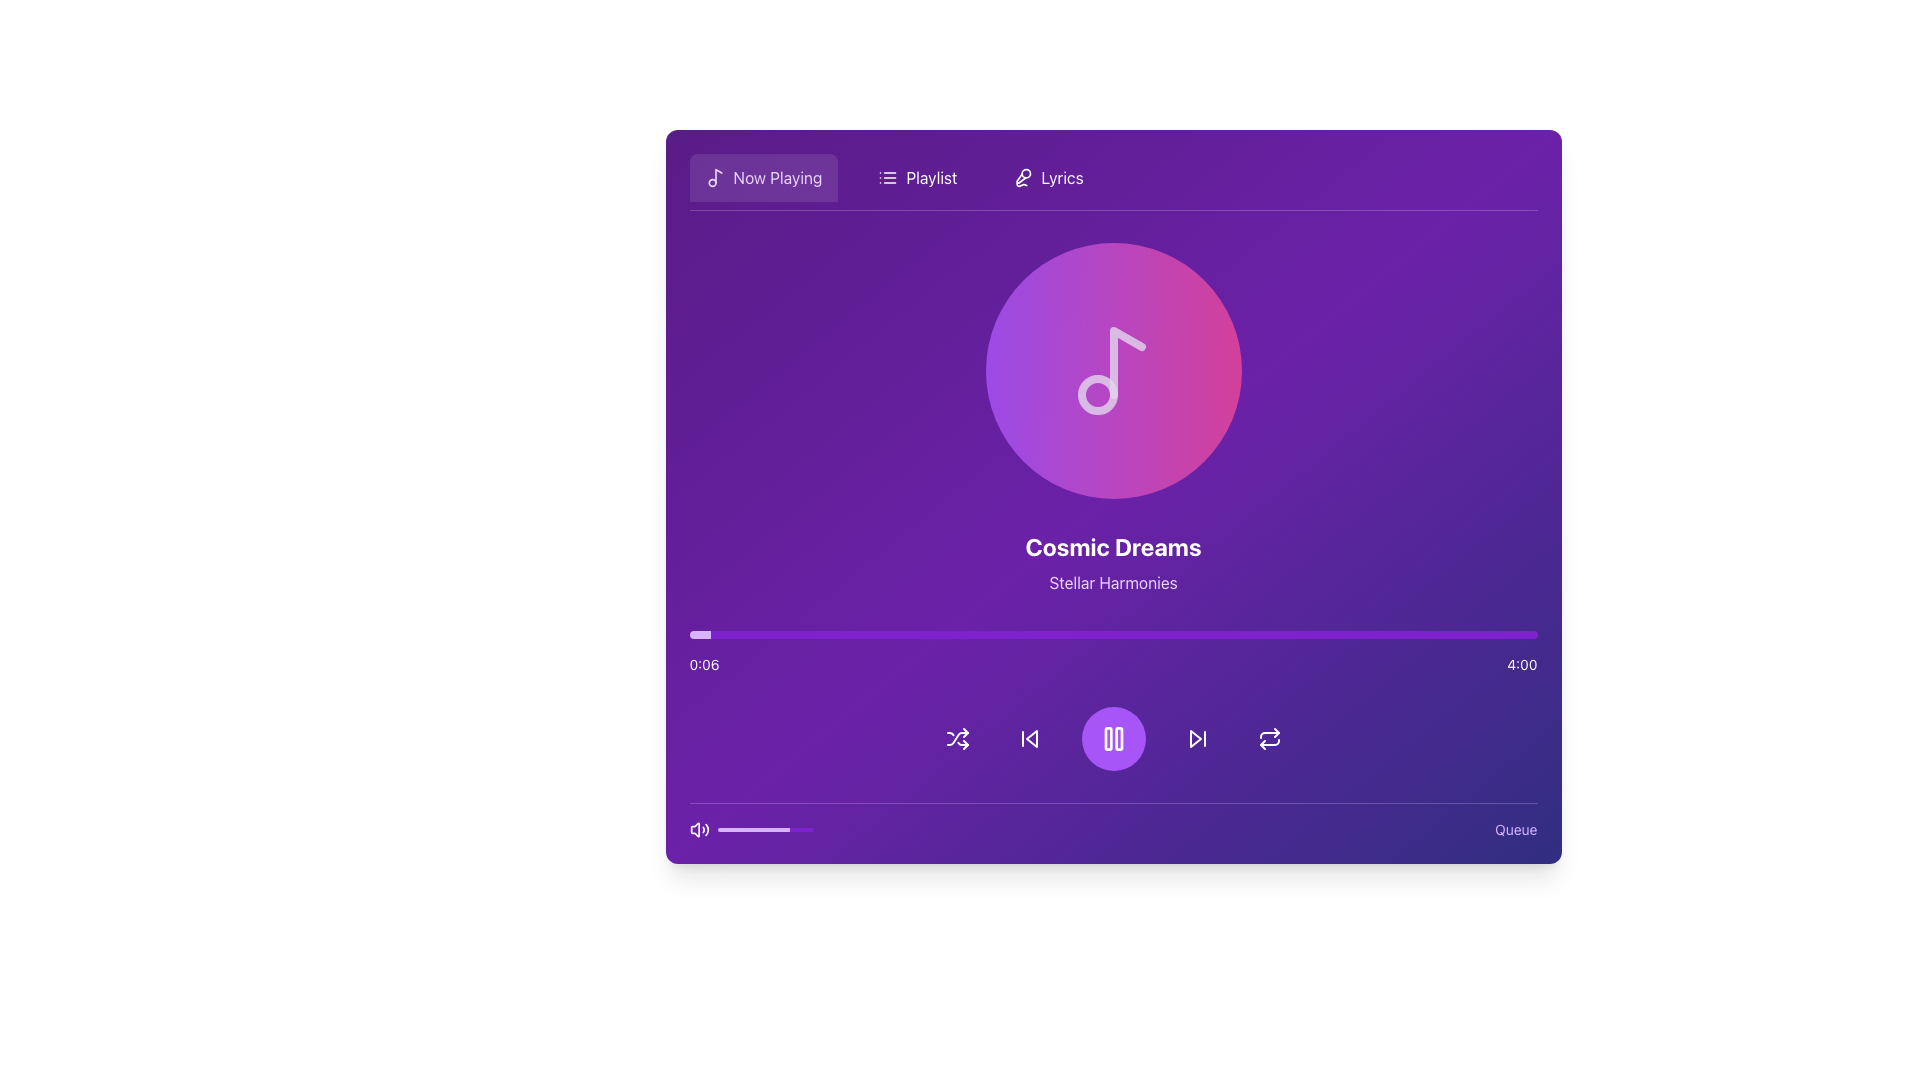 The image size is (1920, 1080). Describe the element at coordinates (1316, 635) in the screenshot. I see `playback progress` at that location.